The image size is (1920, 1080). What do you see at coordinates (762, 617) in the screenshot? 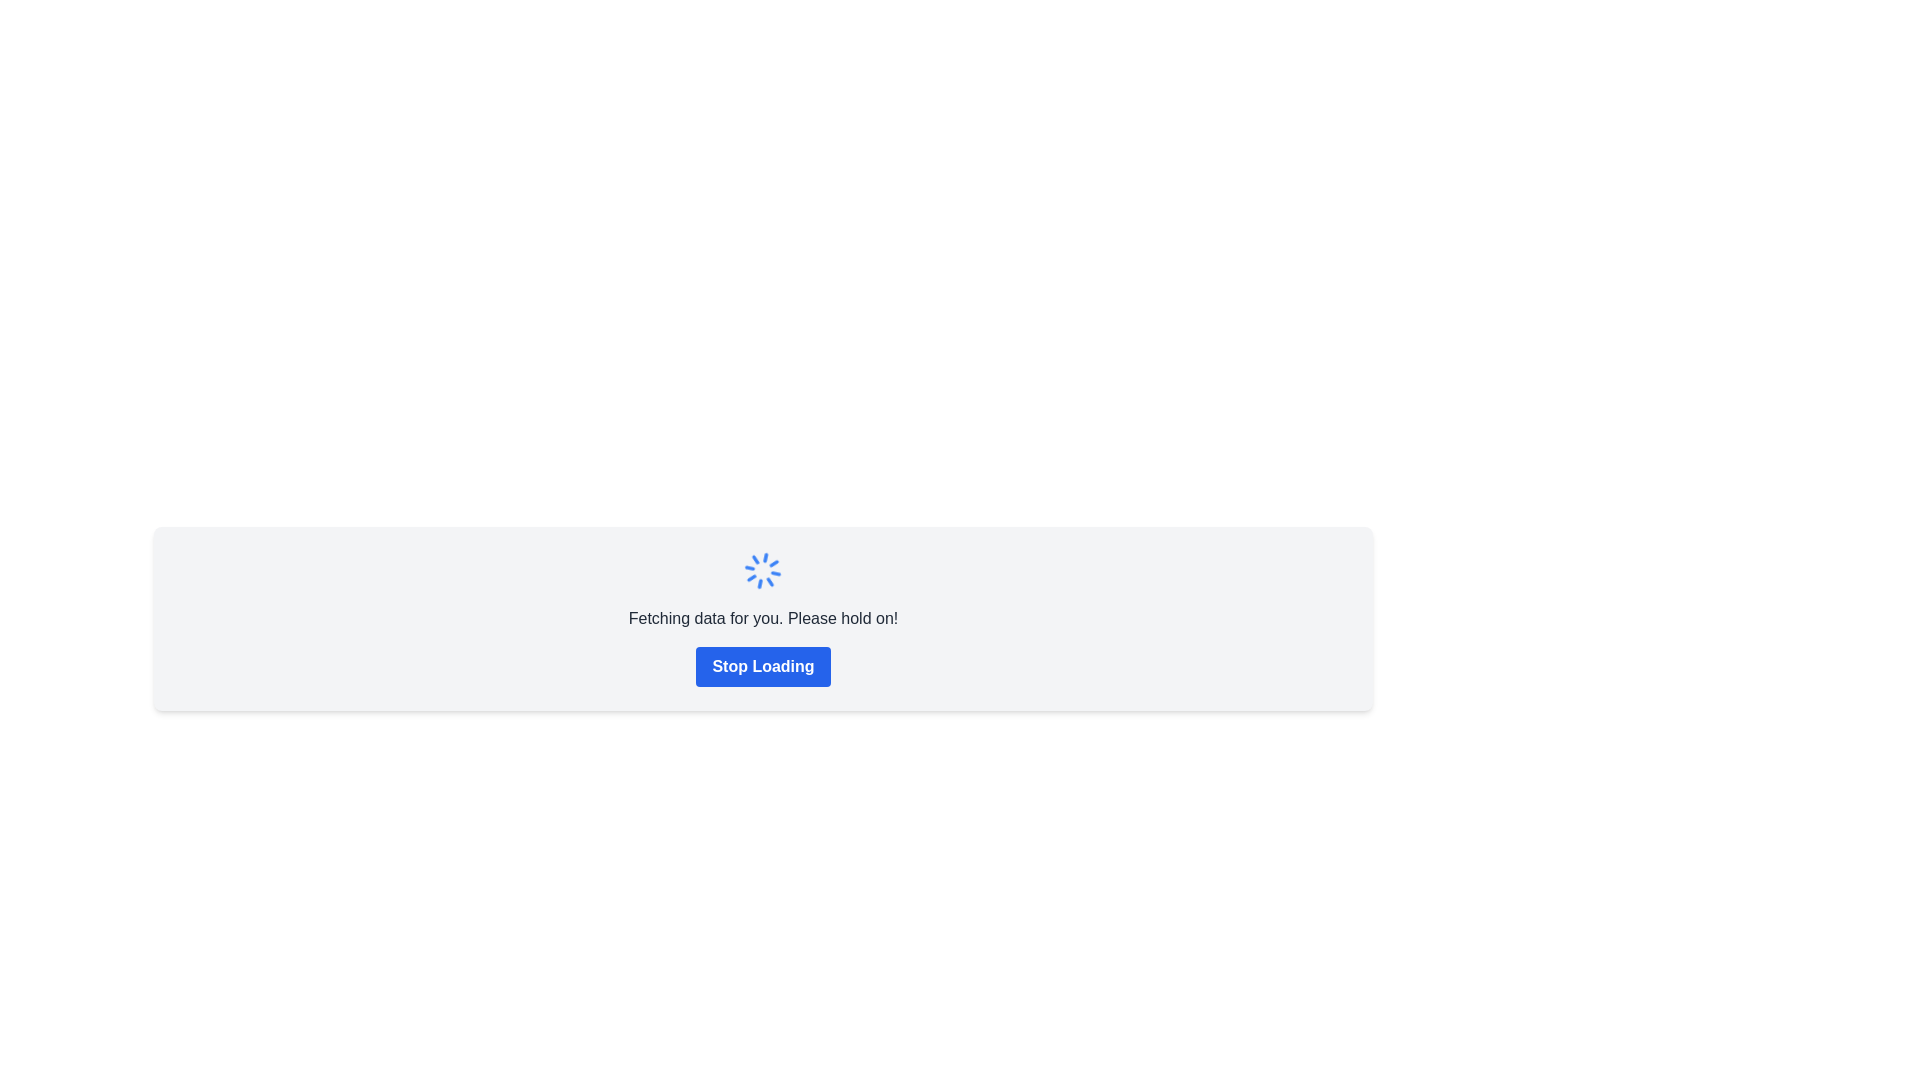
I see `the status information text label that indicates data is being retrieved, located beneath the spinning loader icon and above the 'Stop Loading' button` at bounding box center [762, 617].